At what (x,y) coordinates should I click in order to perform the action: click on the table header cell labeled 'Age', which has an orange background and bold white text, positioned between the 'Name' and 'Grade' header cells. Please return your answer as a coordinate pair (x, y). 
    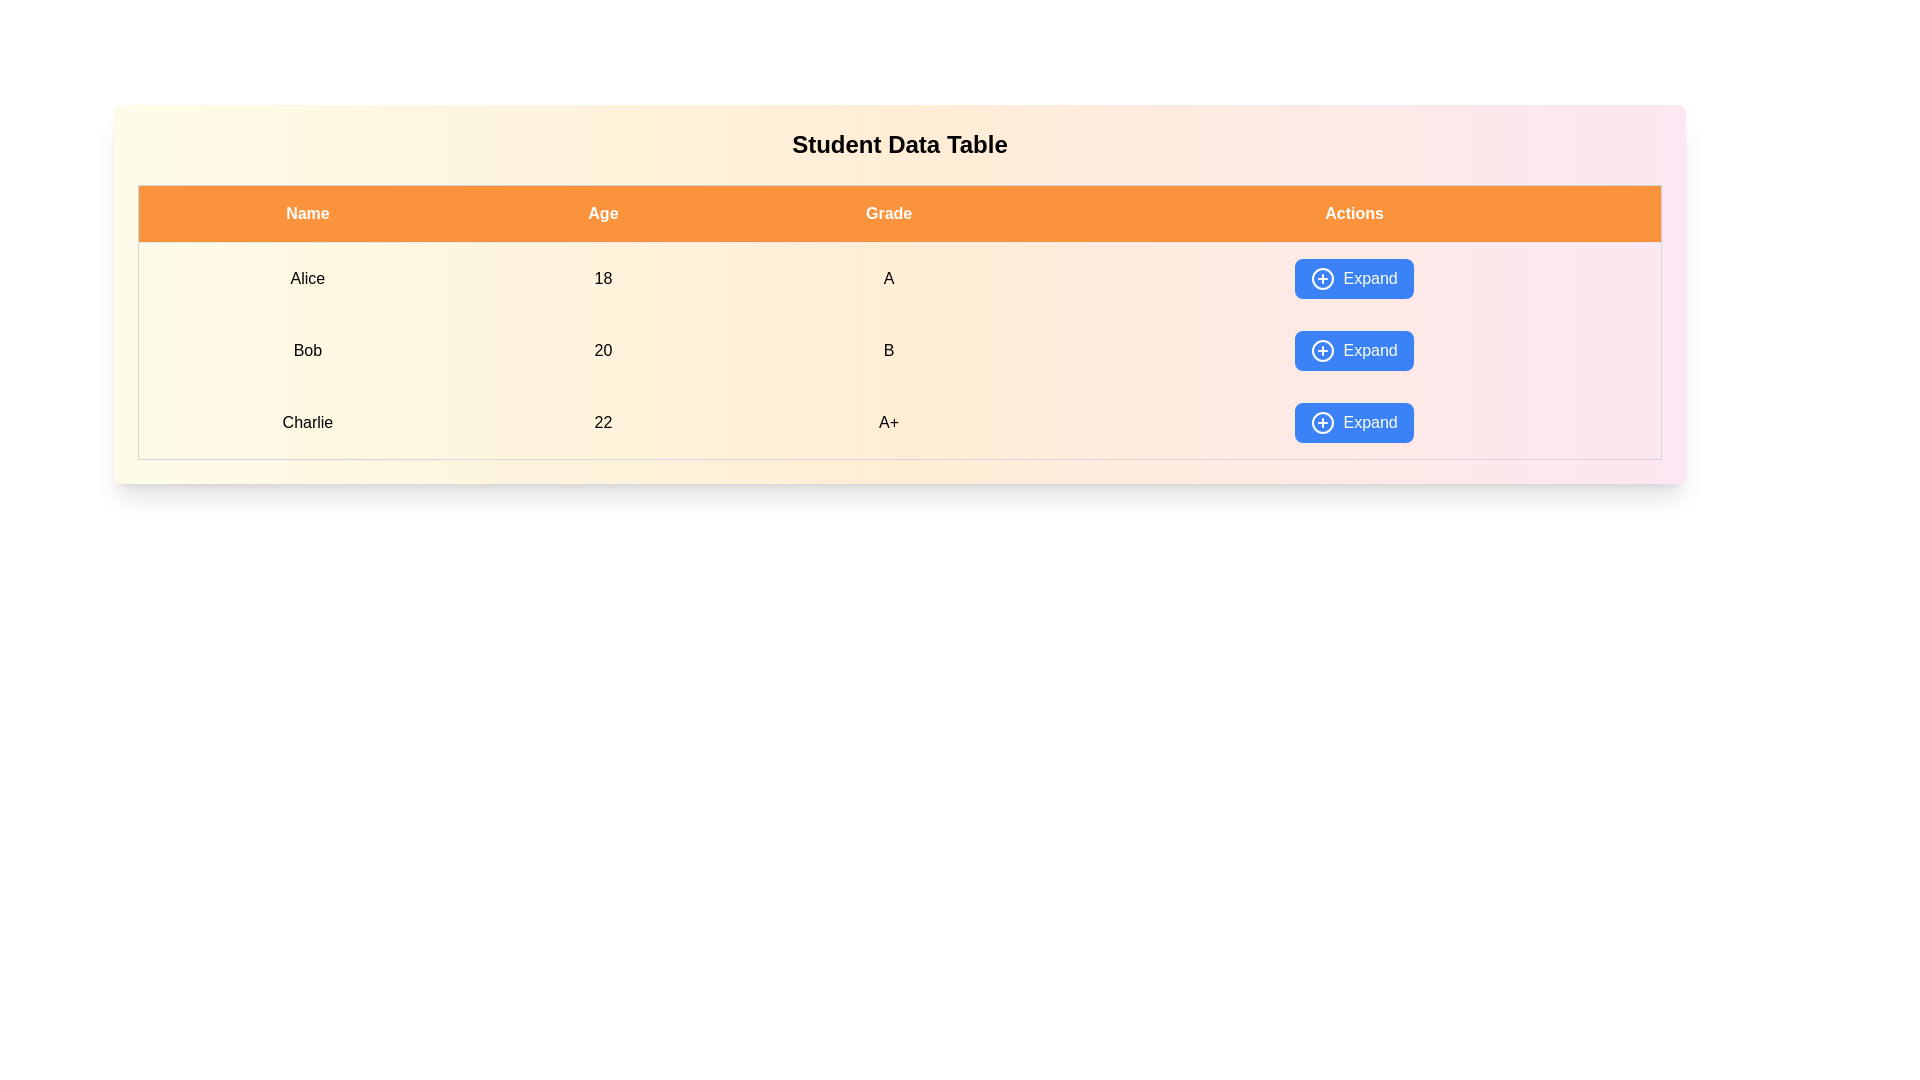
    Looking at the image, I should click on (602, 213).